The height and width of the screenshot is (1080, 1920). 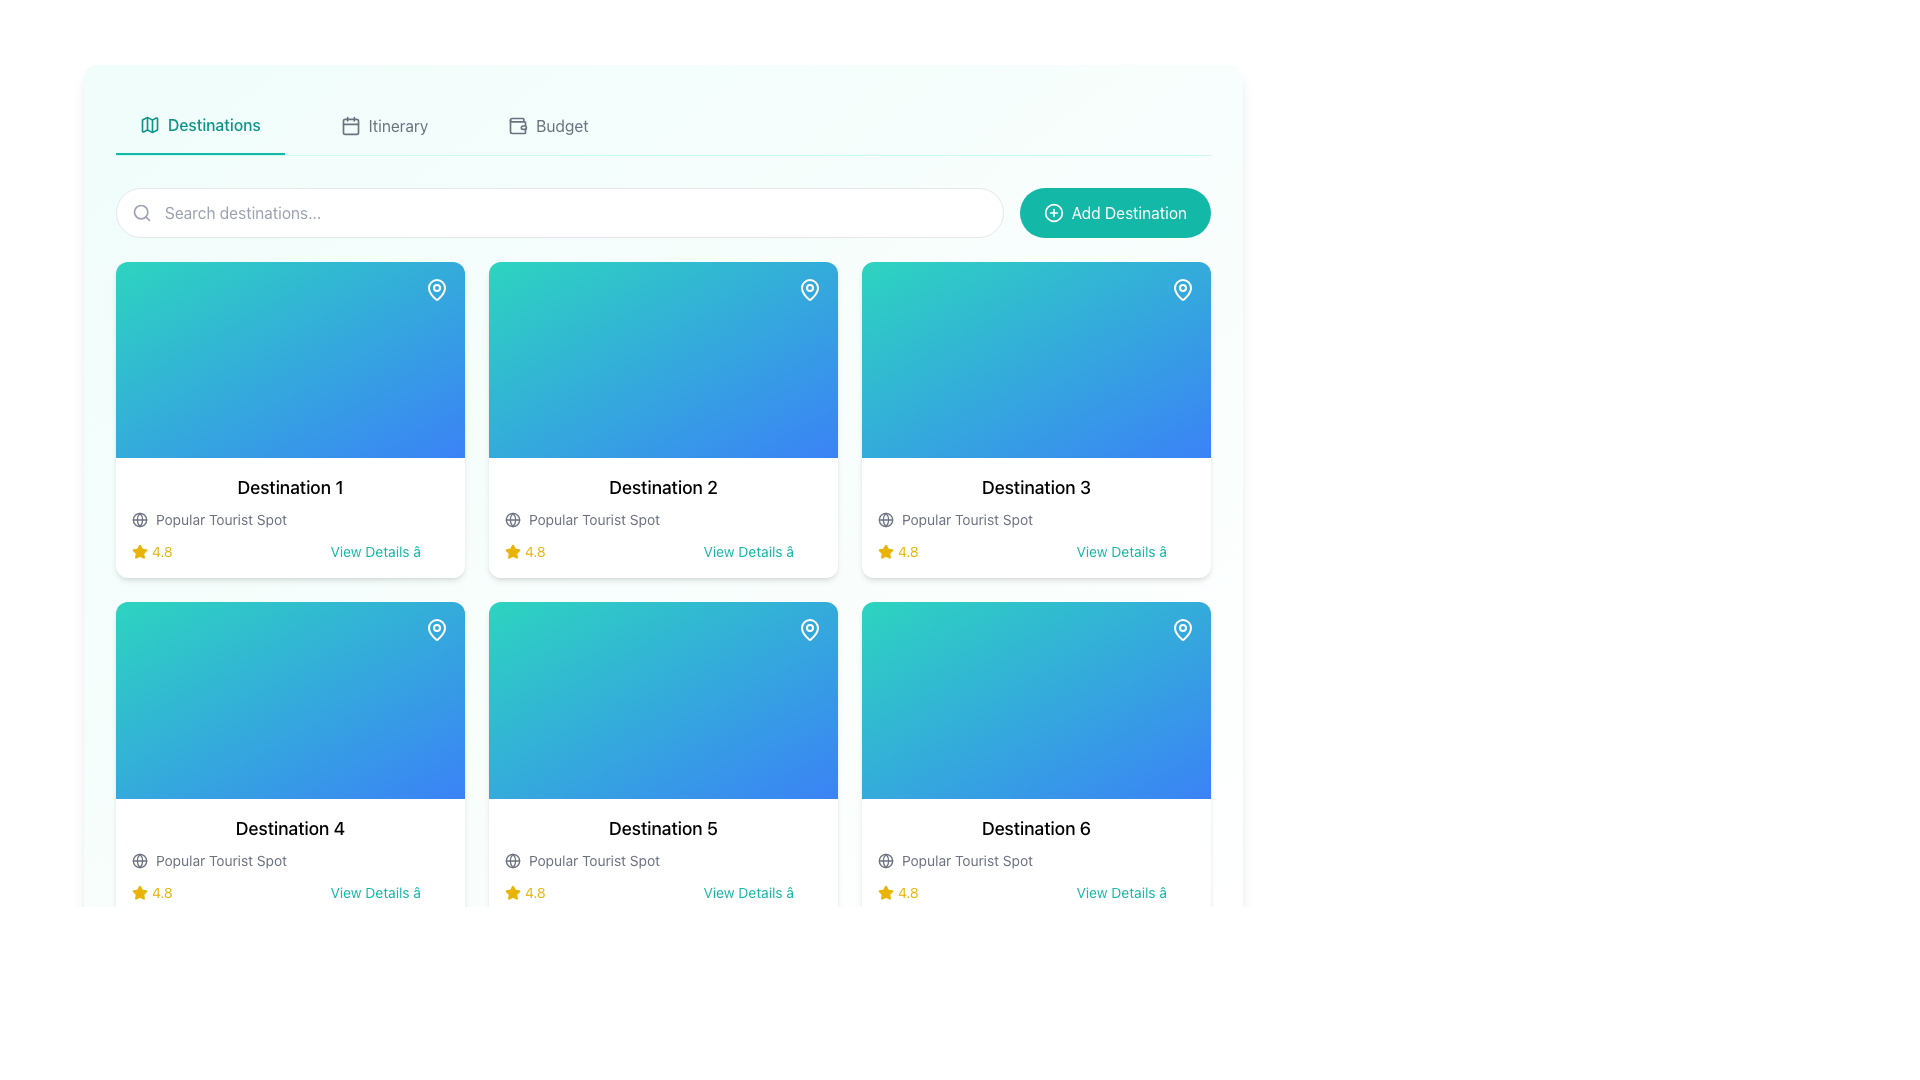 What do you see at coordinates (761, 891) in the screenshot?
I see `the 'View Details' link for 'Destination 5' to provide visual feedback` at bounding box center [761, 891].